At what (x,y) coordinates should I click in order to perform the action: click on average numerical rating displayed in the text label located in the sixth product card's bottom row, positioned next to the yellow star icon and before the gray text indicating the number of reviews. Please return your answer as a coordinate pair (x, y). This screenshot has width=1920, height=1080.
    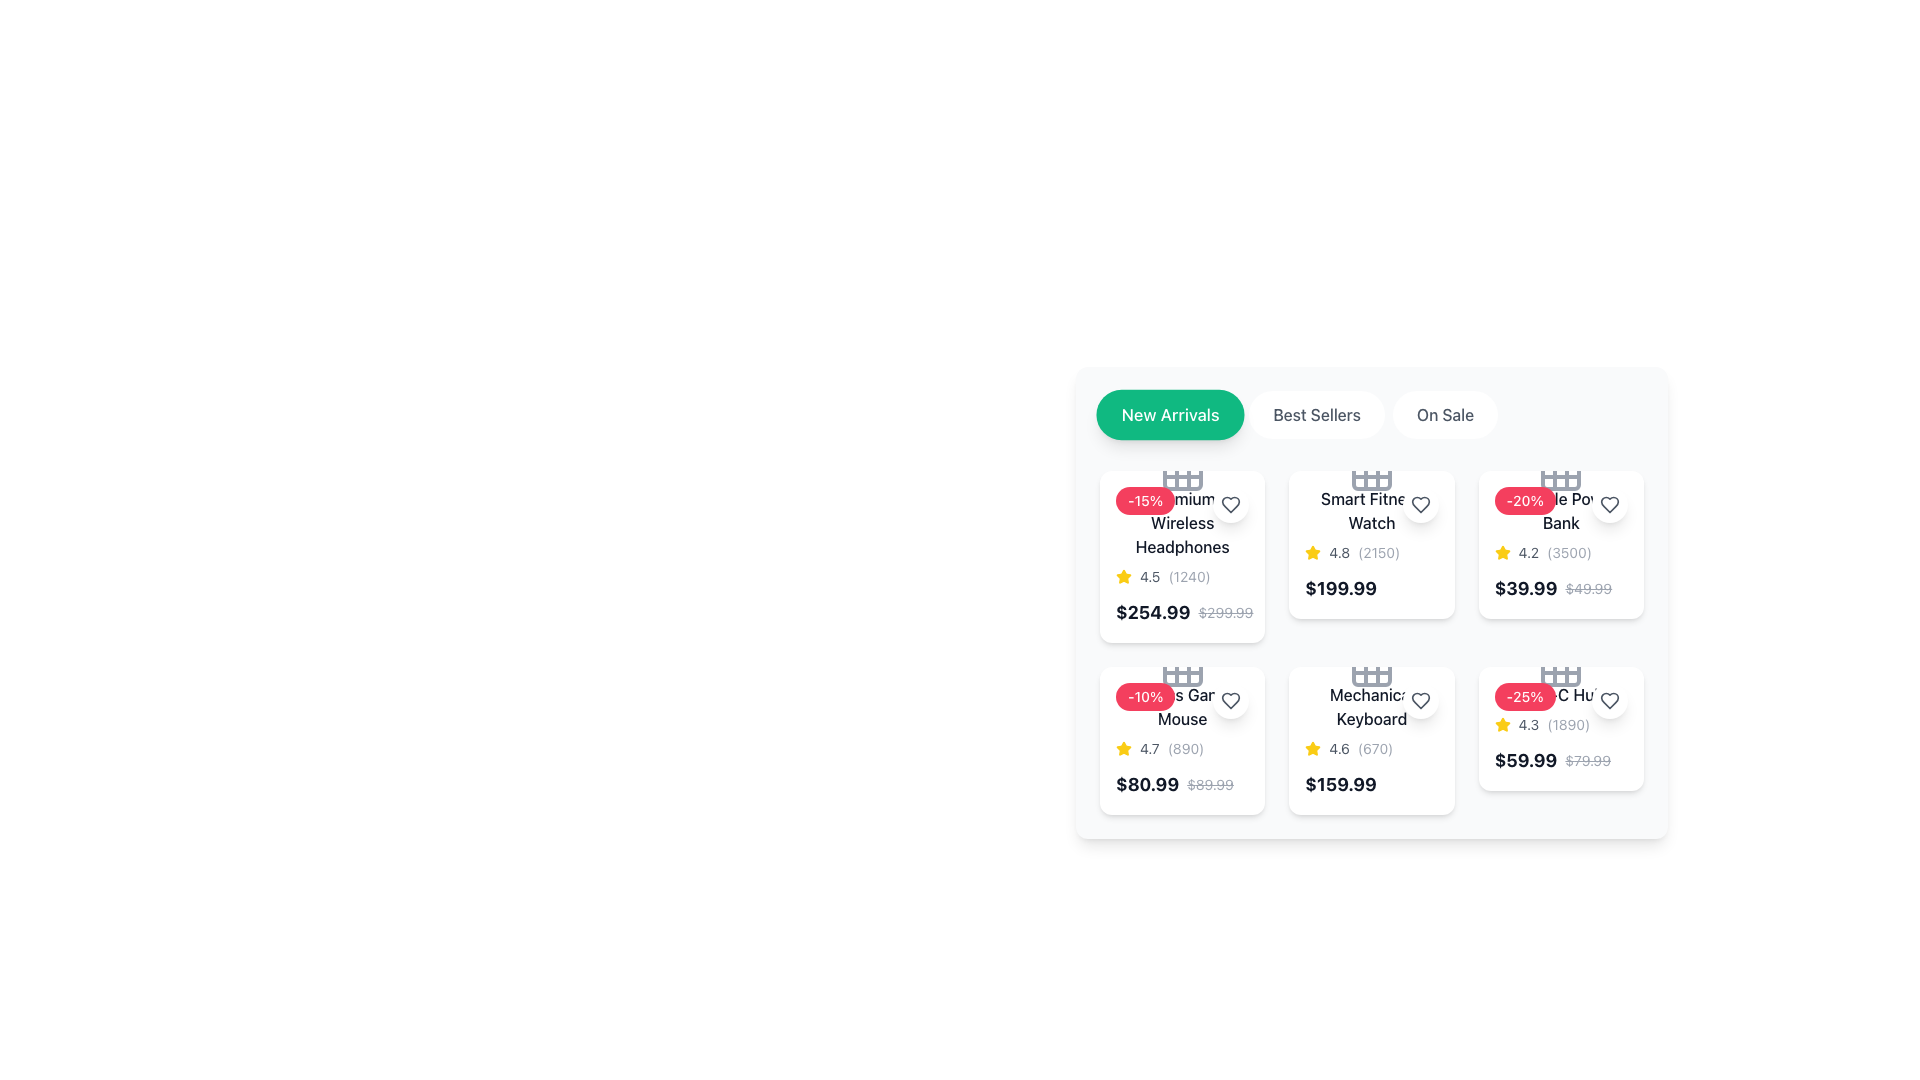
    Looking at the image, I should click on (1339, 748).